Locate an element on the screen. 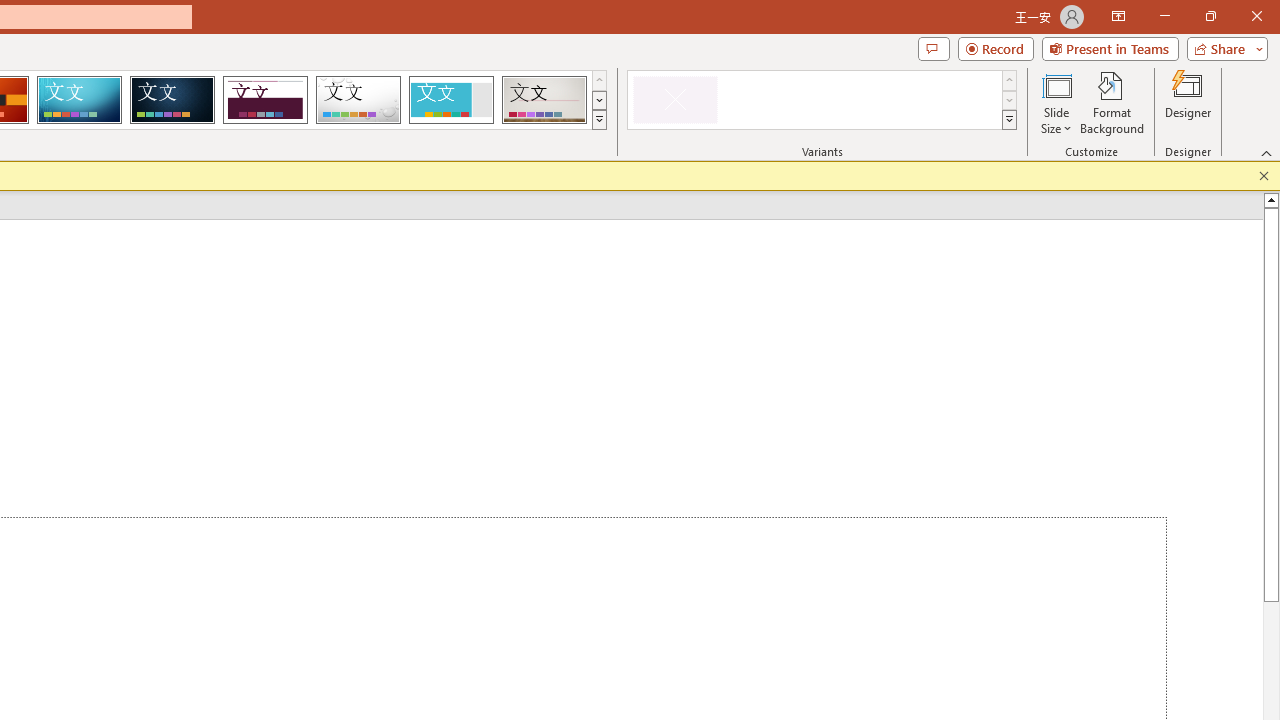 Image resolution: width=1280 pixels, height=720 pixels. 'Damask' is located at coordinates (172, 100).